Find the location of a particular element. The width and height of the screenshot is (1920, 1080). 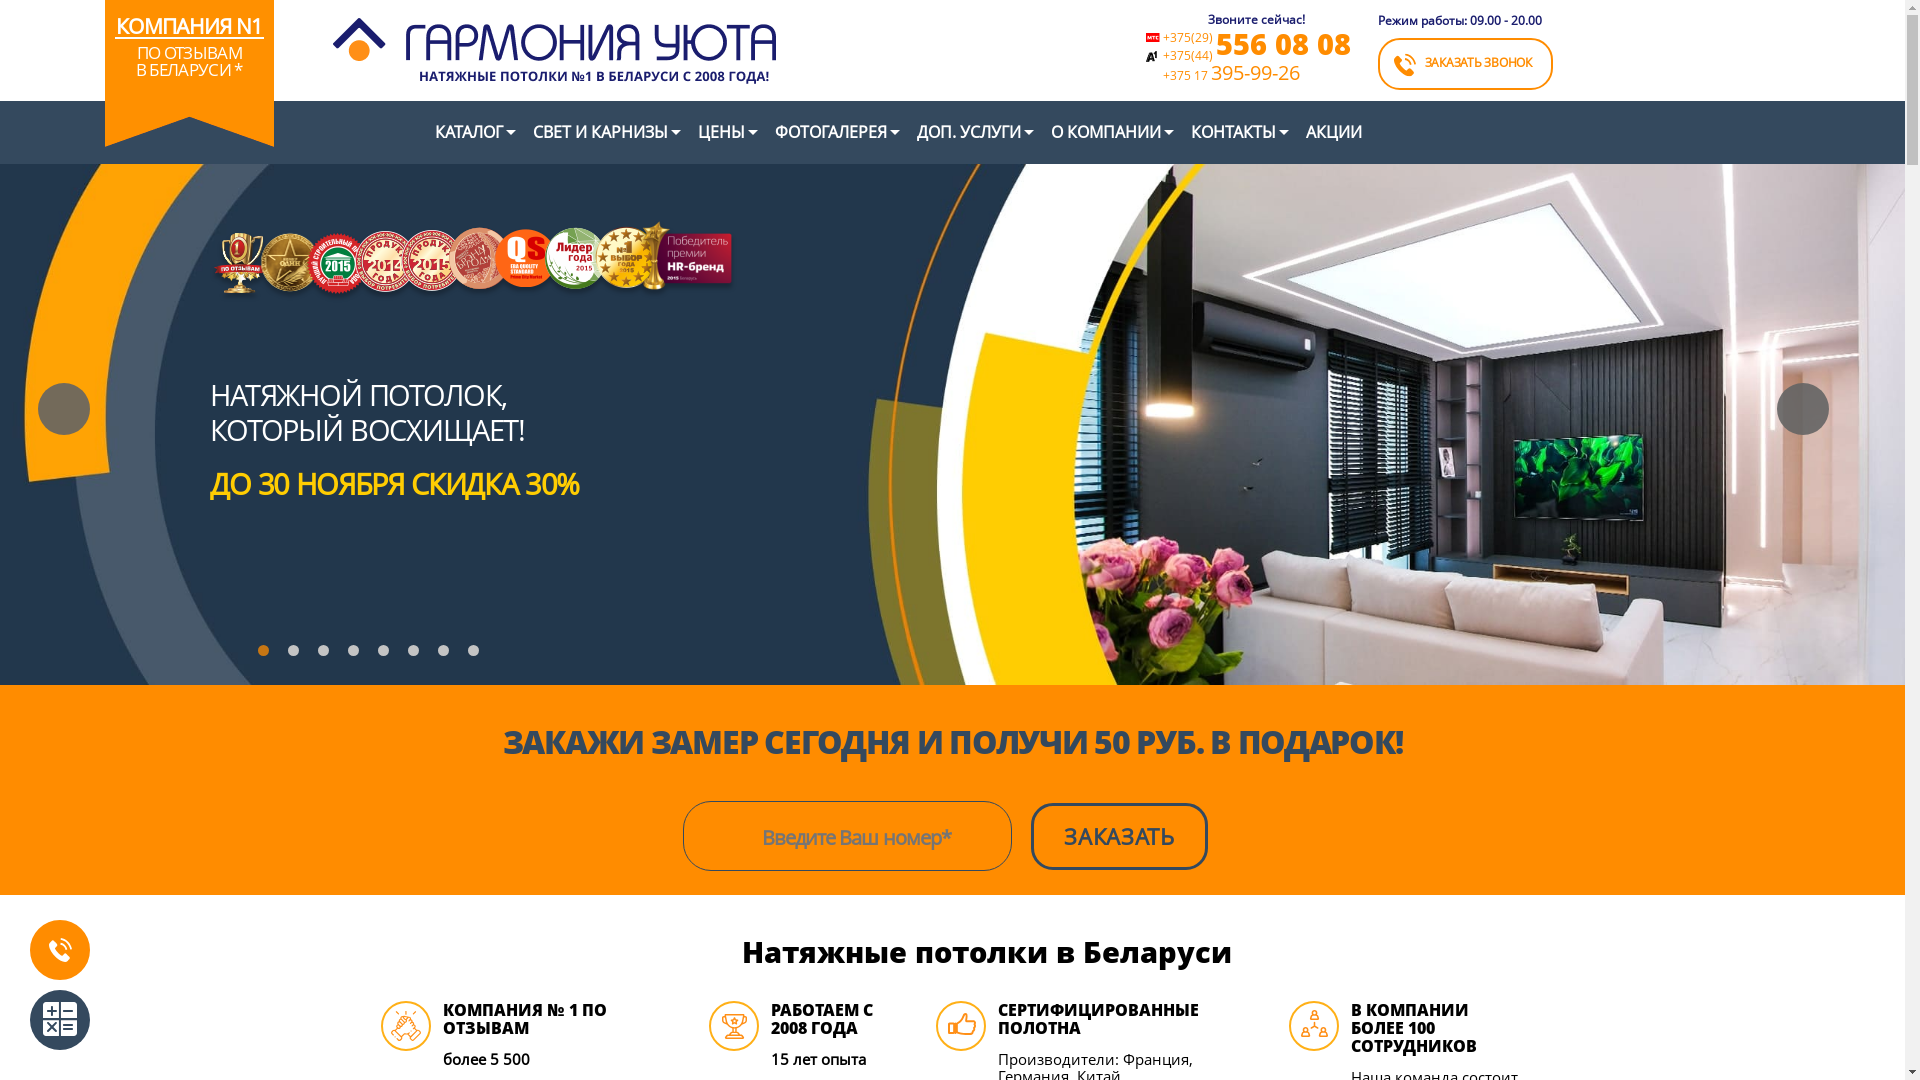

'5' is located at coordinates (388, 655).